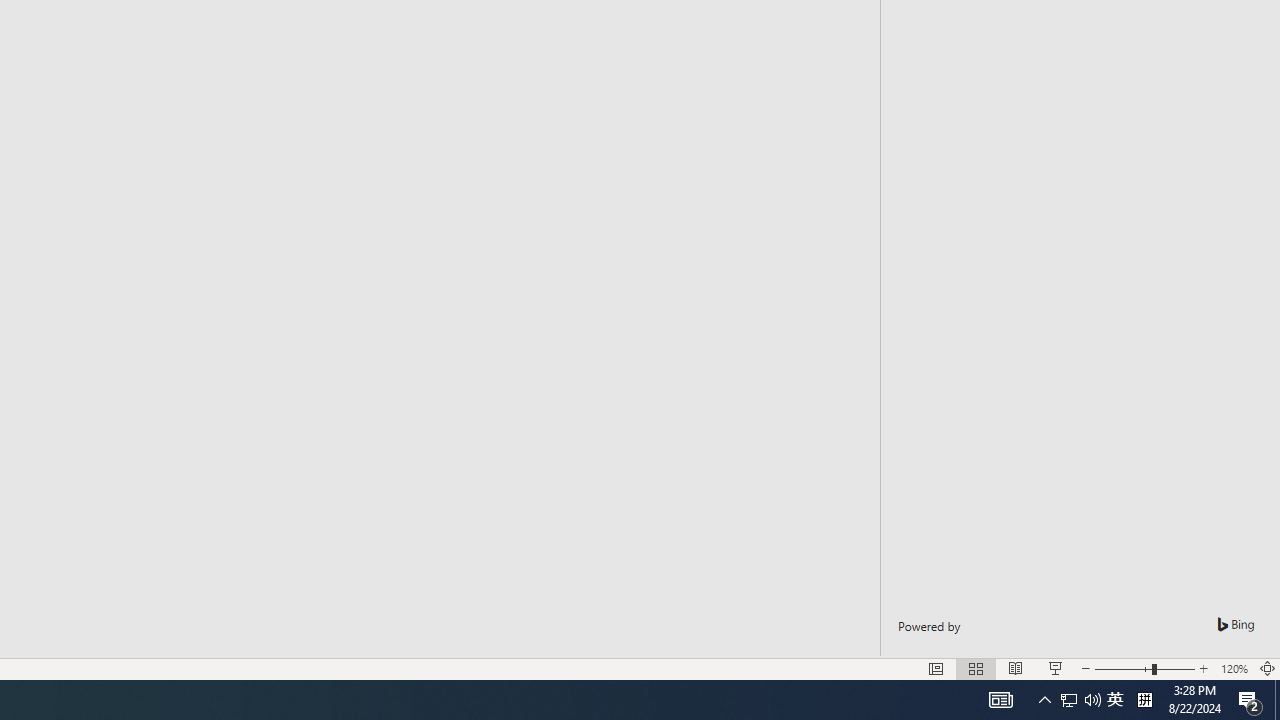  What do you see at coordinates (1233, 669) in the screenshot?
I see `'Zoom 120%'` at bounding box center [1233, 669].